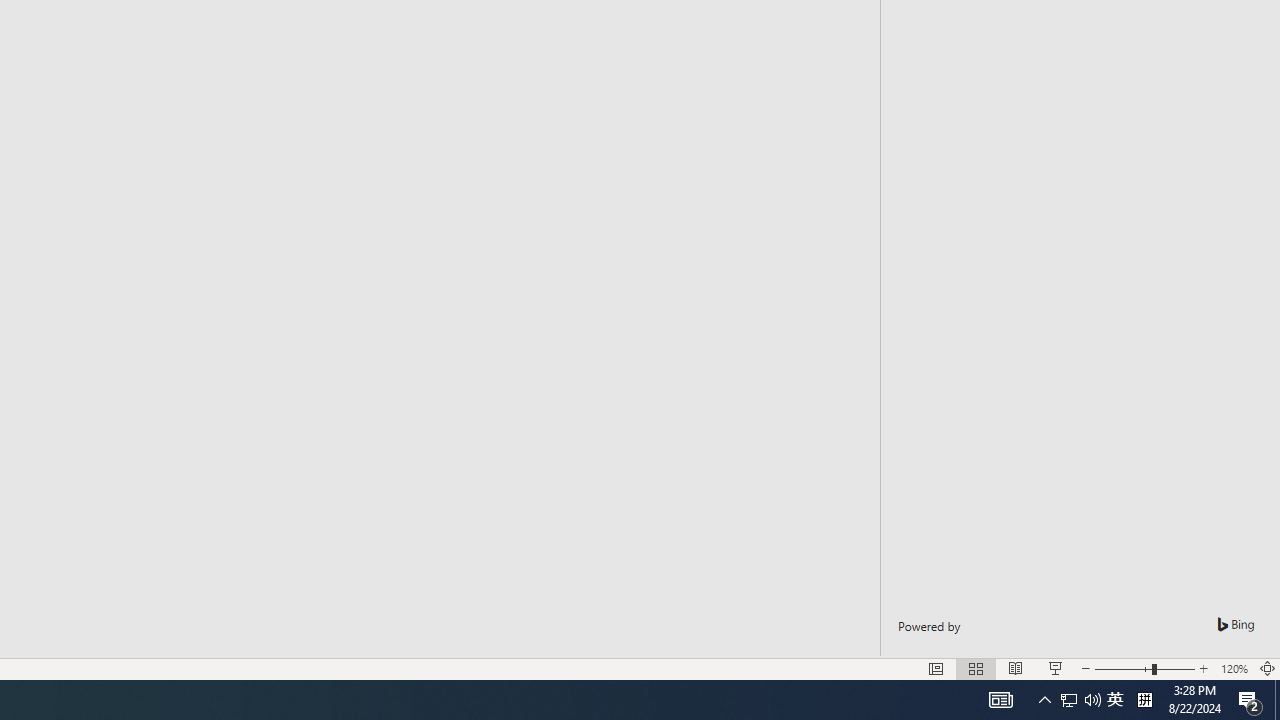  What do you see at coordinates (1233, 669) in the screenshot?
I see `'Zoom 120%'` at bounding box center [1233, 669].